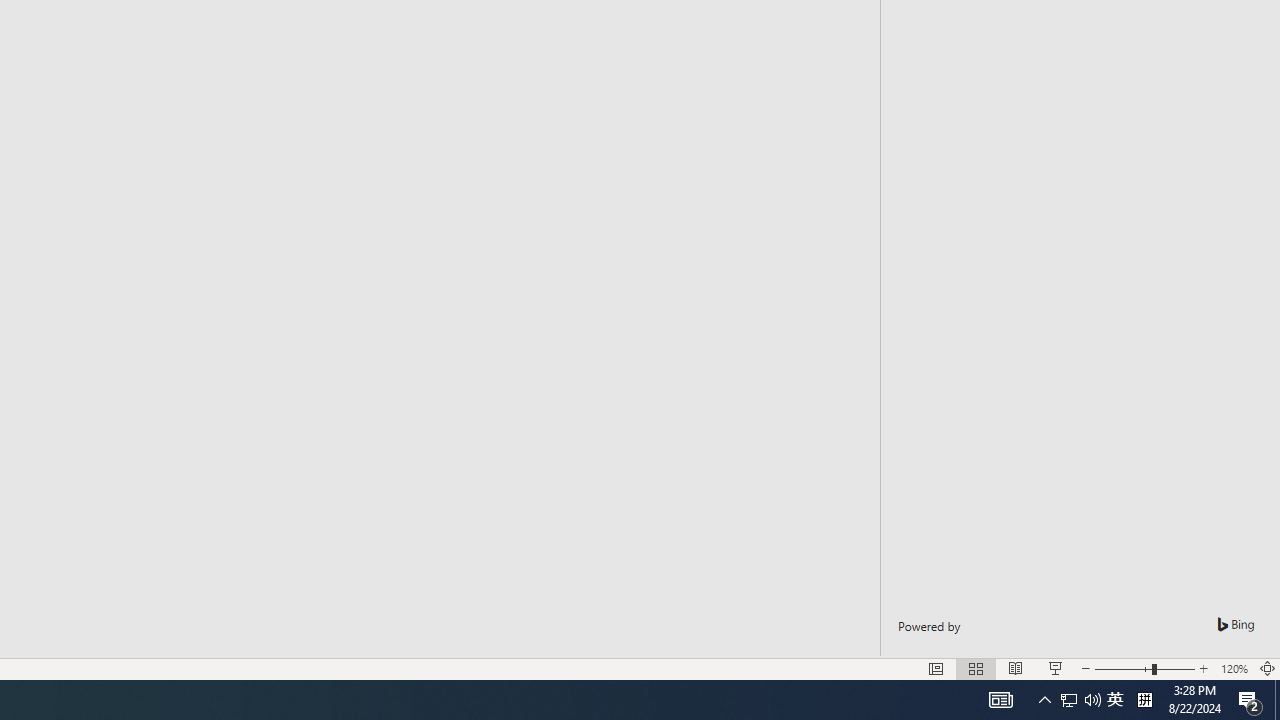  What do you see at coordinates (1233, 669) in the screenshot?
I see `'Zoom 120%'` at bounding box center [1233, 669].